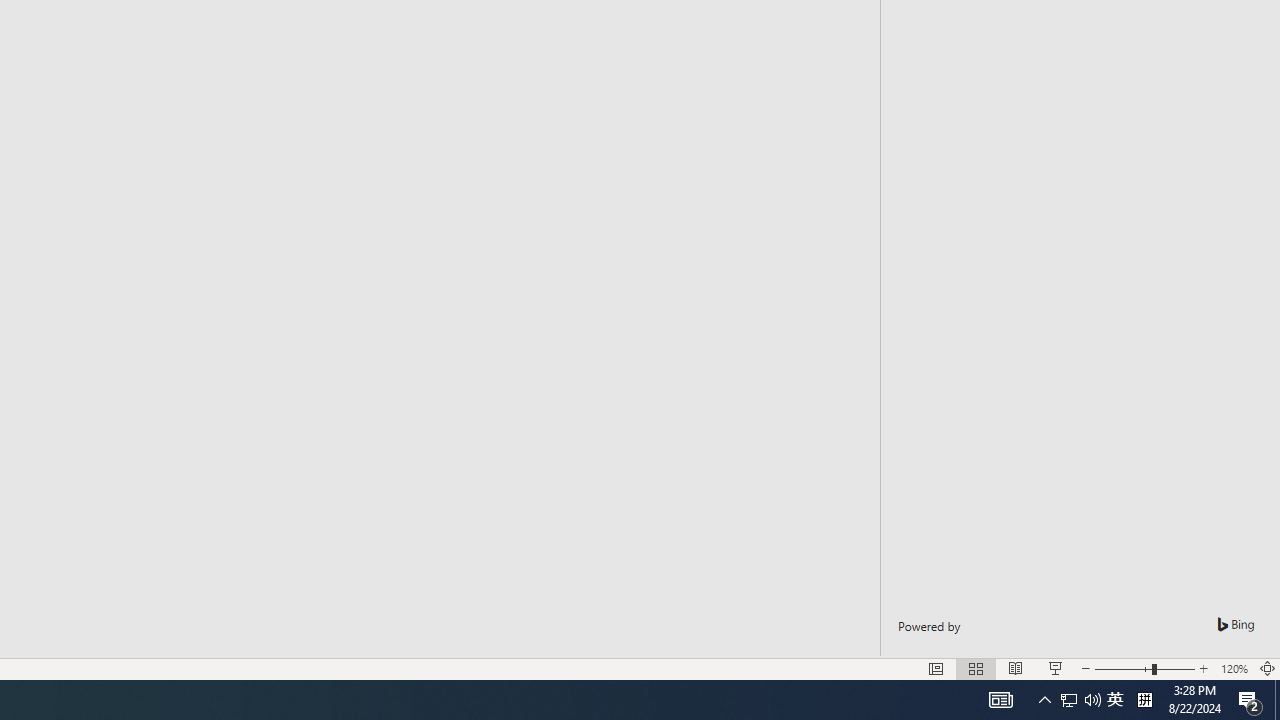  What do you see at coordinates (1233, 669) in the screenshot?
I see `'Zoom 120%'` at bounding box center [1233, 669].